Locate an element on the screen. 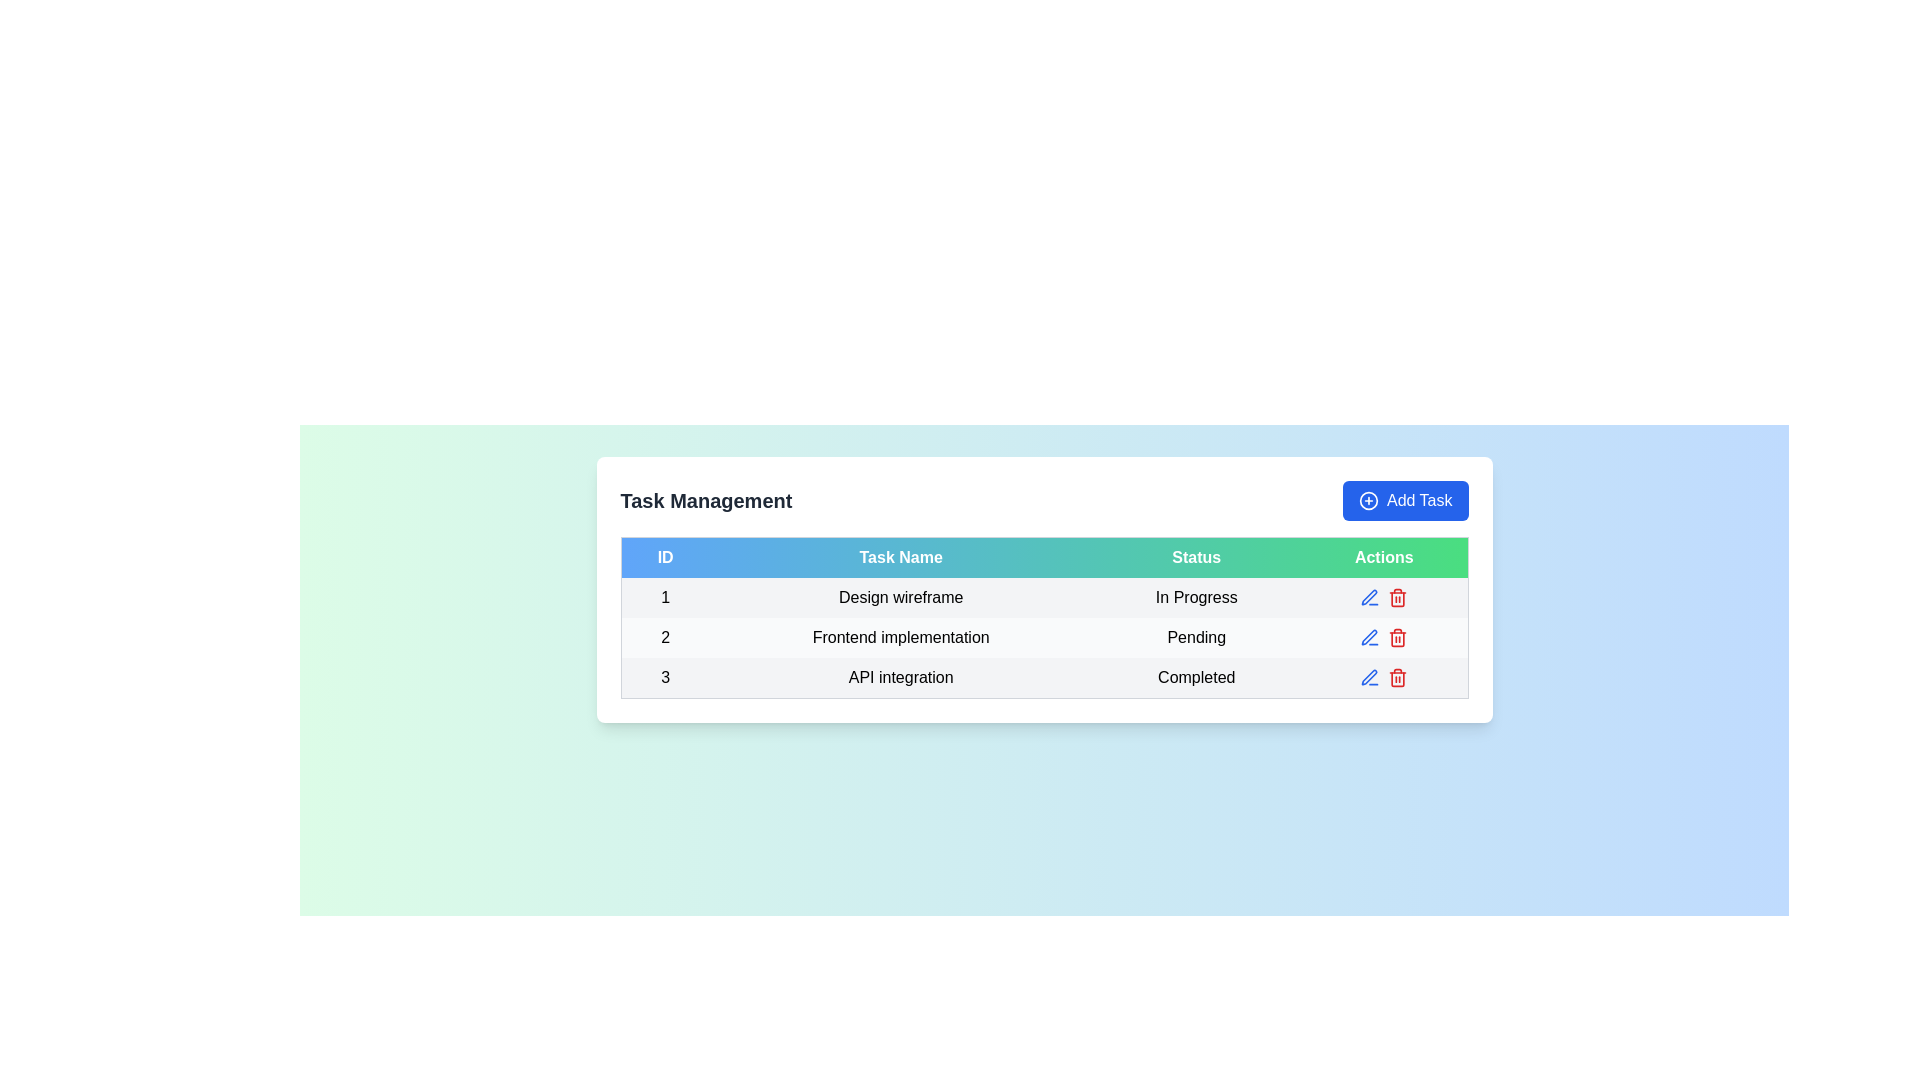 Image resolution: width=1920 pixels, height=1080 pixels. the text label displaying the numeral '3' located in the first column of the third row under the 'ID' column in the task management interface is located at coordinates (665, 677).